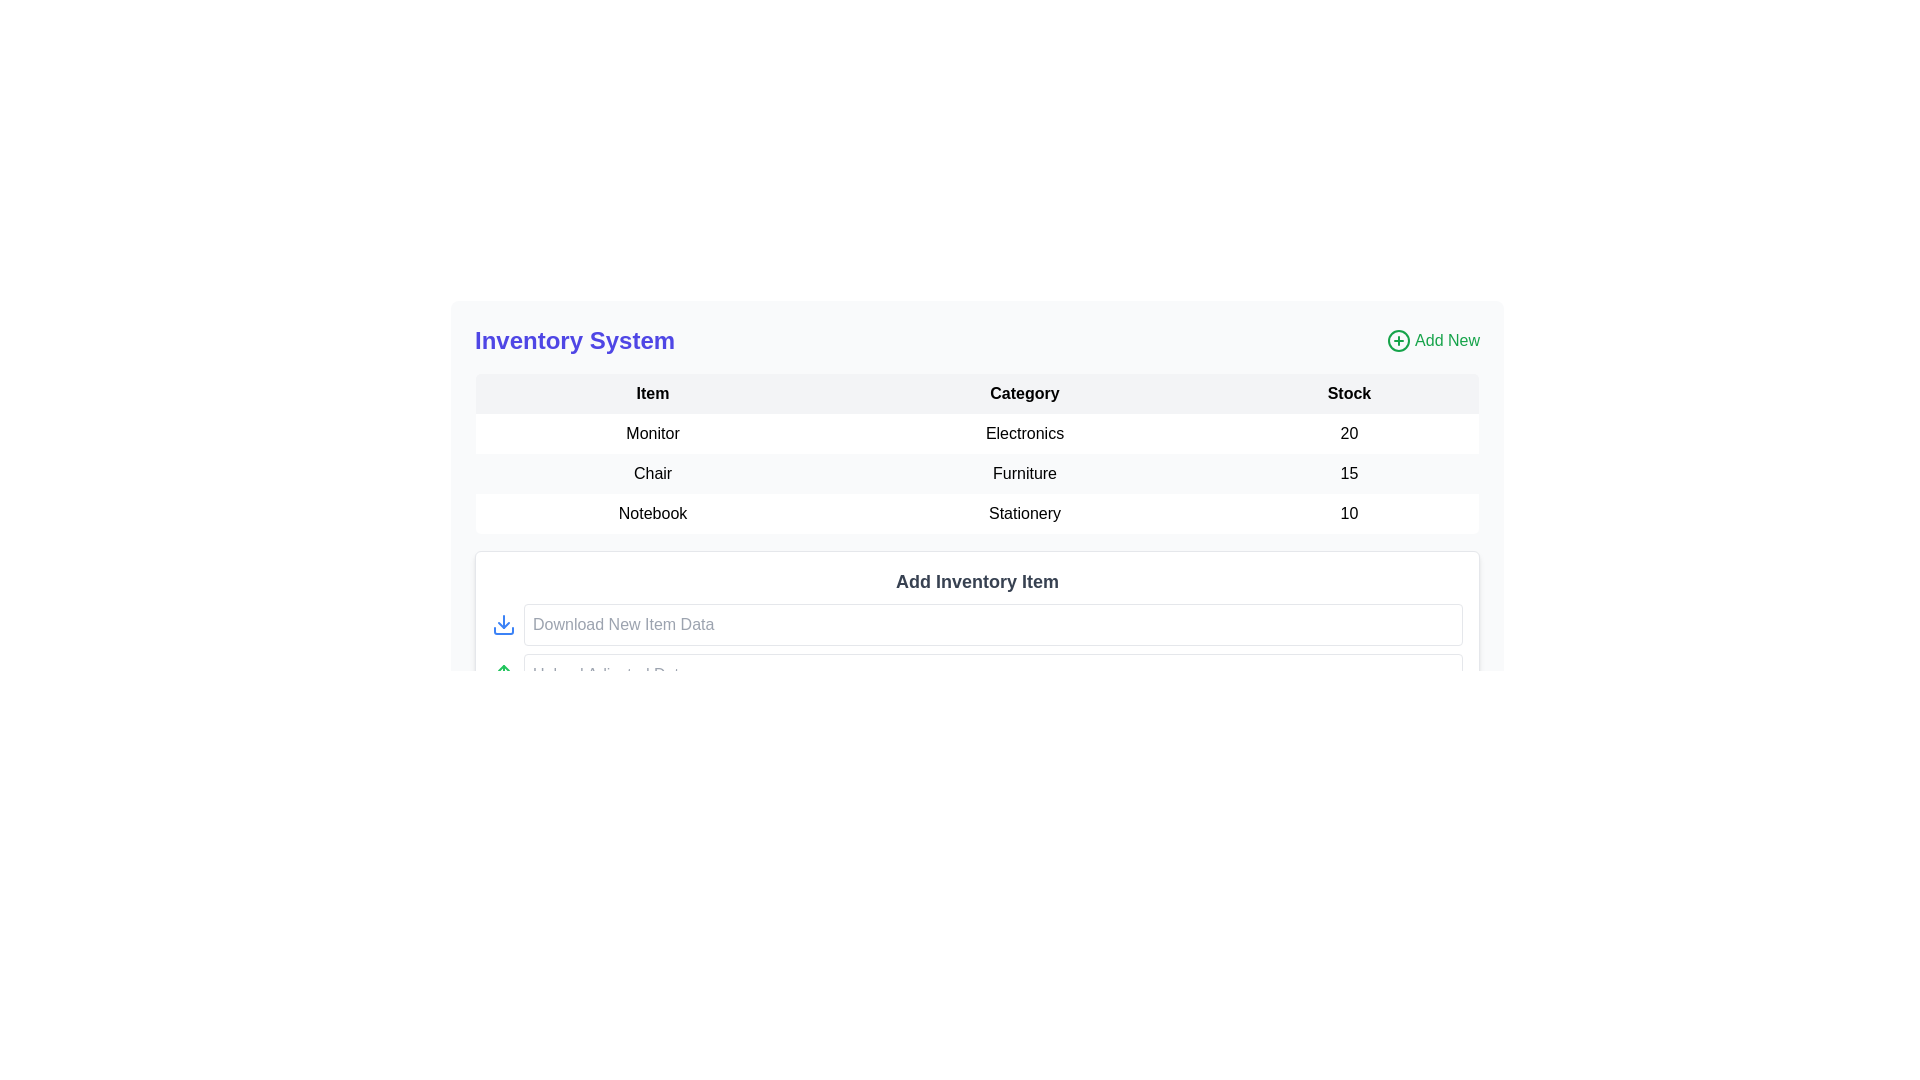  Describe the element at coordinates (977, 433) in the screenshot. I see `the first row of the inventory table that contains the item 'Monitor', category 'Electronics', and stock quantity '20'` at that location.